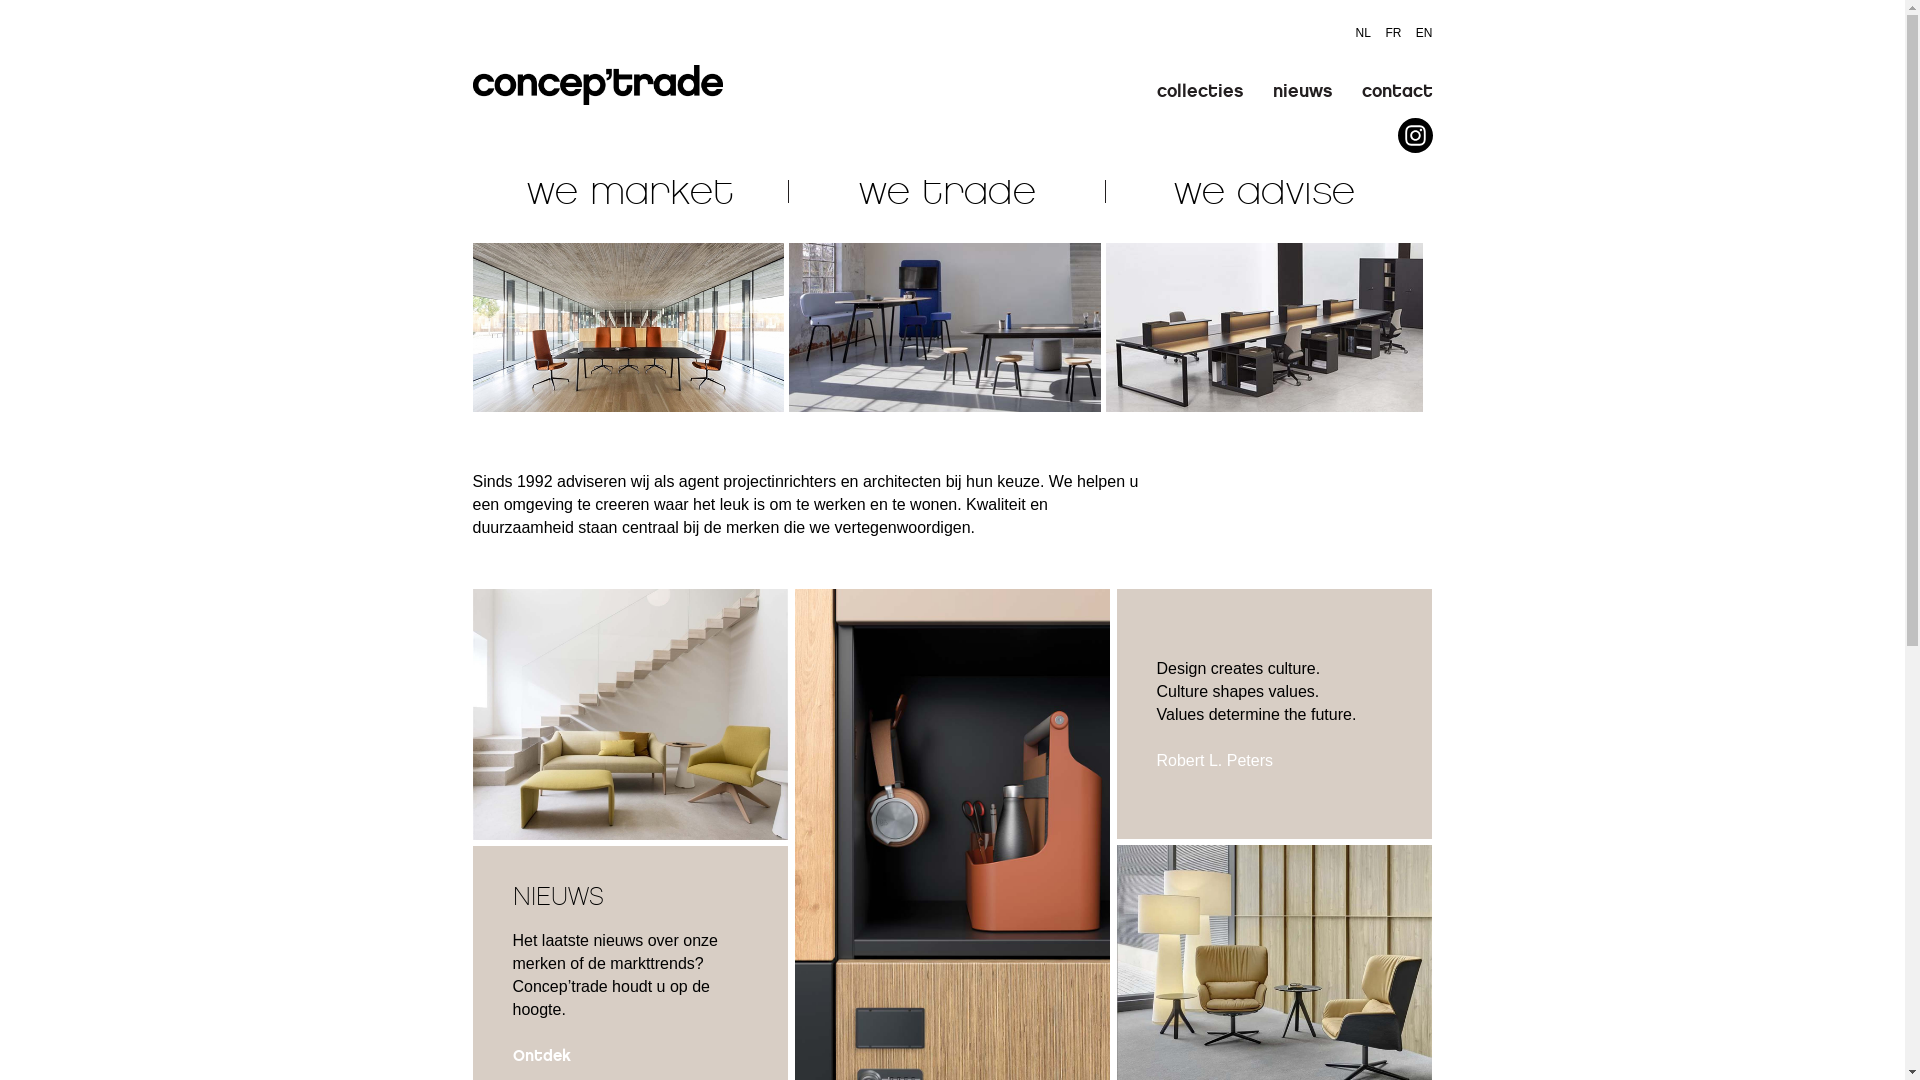  I want to click on 'collecties', so click(1199, 91).